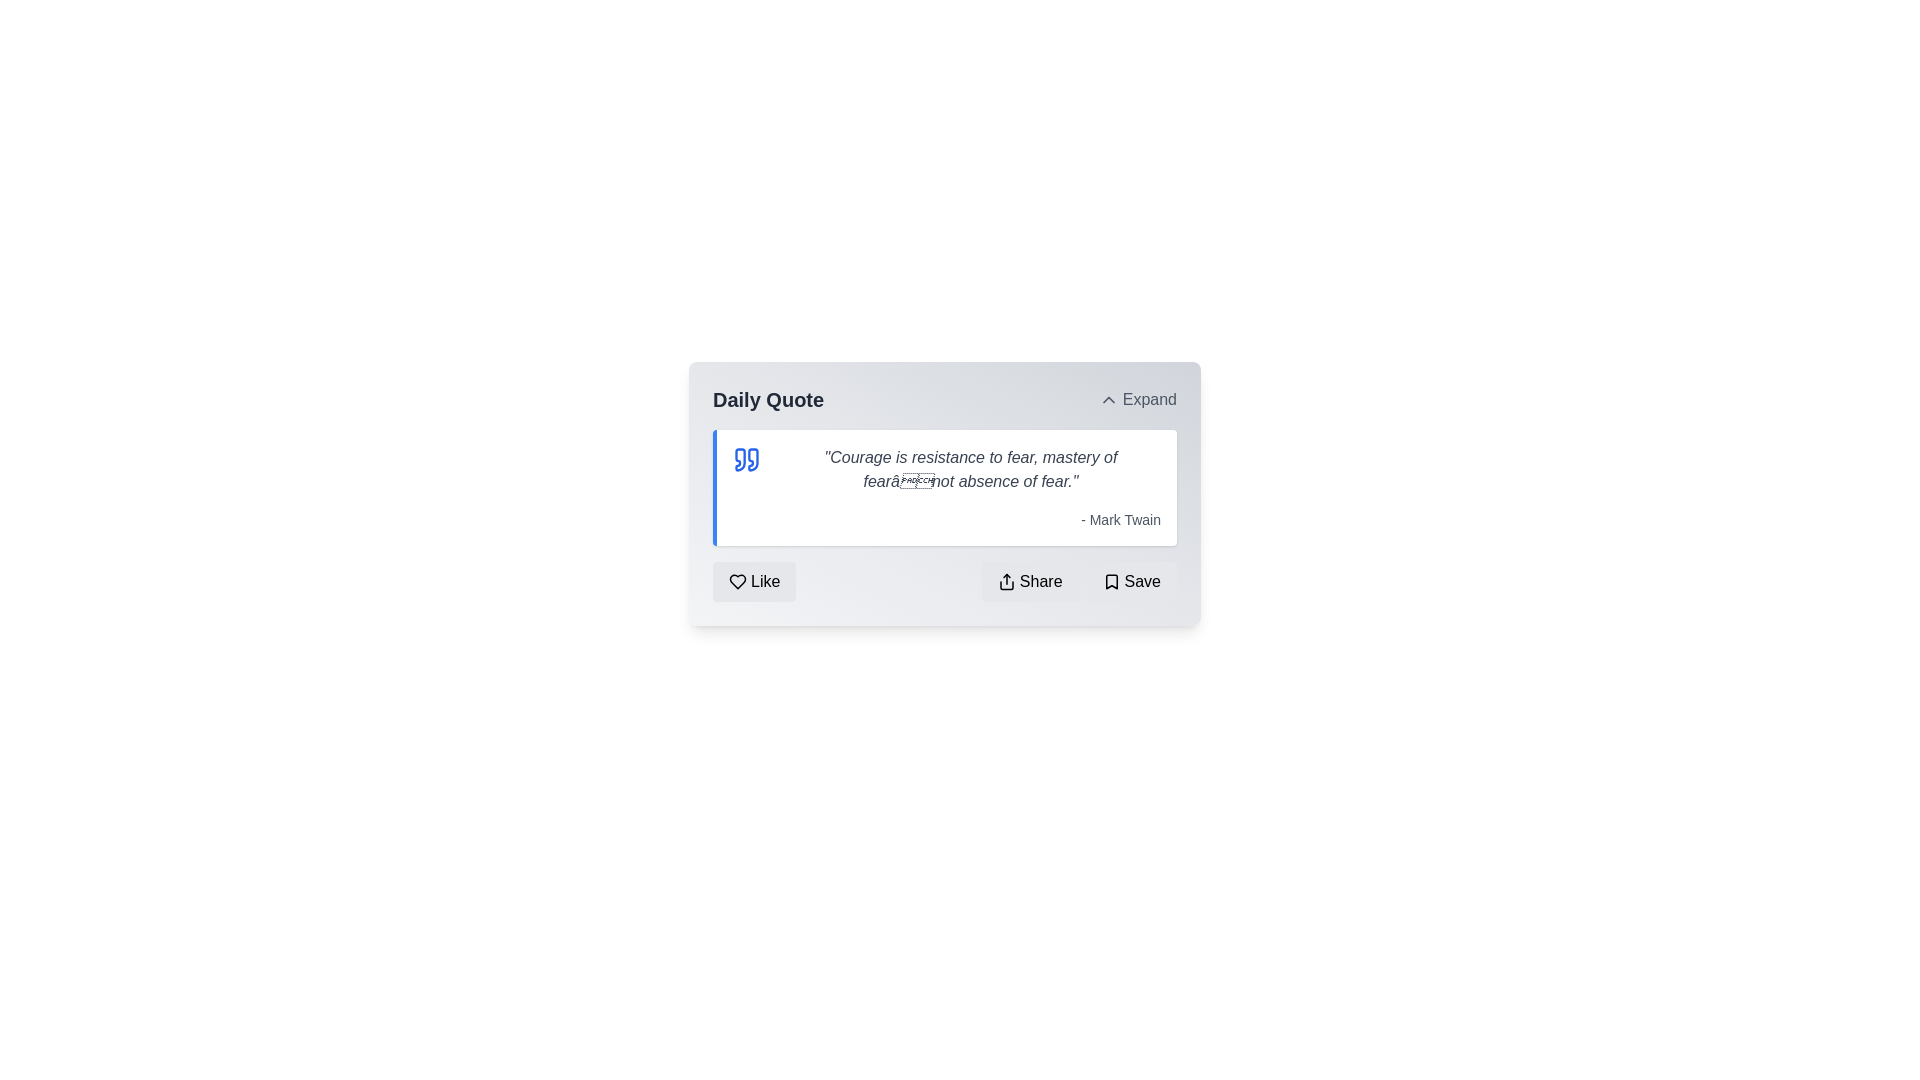 This screenshot has width=1920, height=1080. Describe the element at coordinates (1107, 400) in the screenshot. I see `the upward-pointing chevron icon located to the left of the 'Expand' label` at that location.